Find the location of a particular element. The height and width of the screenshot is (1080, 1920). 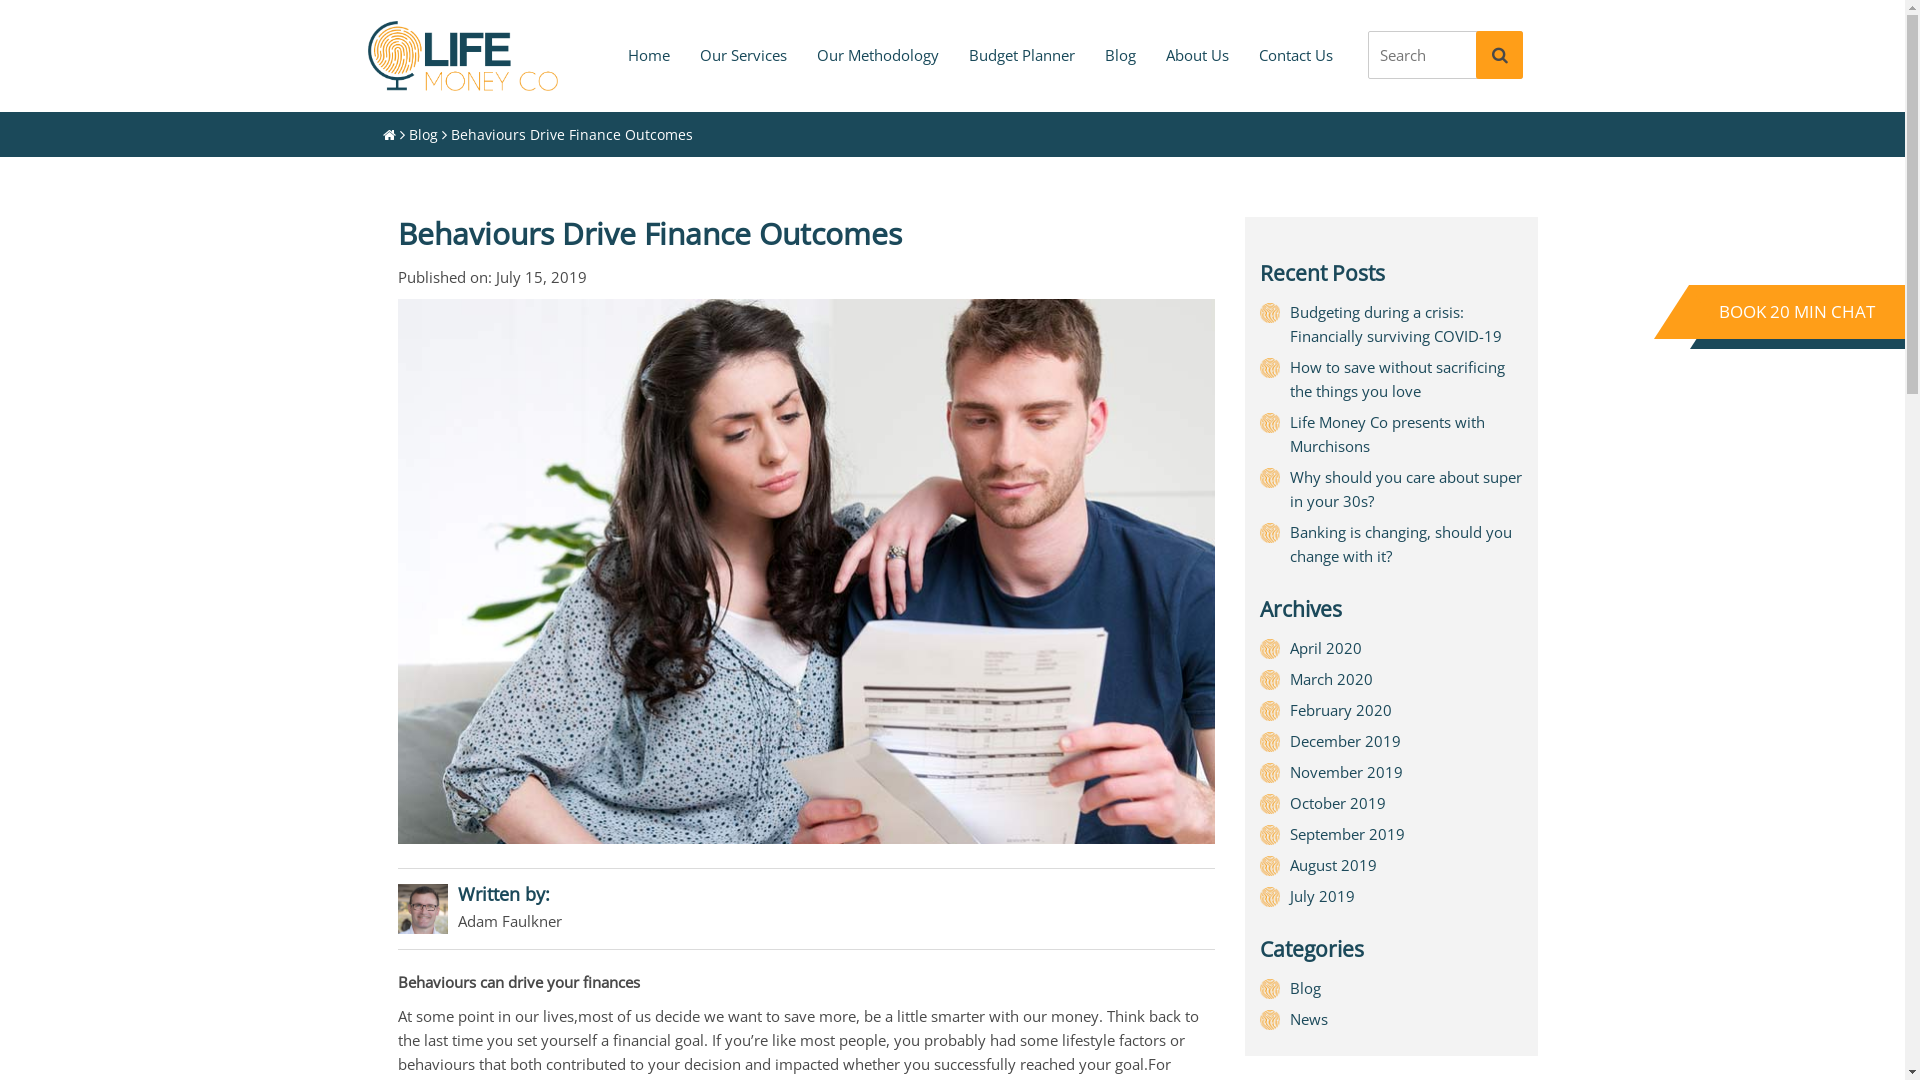

'Budget Planner' is located at coordinates (1022, 53).